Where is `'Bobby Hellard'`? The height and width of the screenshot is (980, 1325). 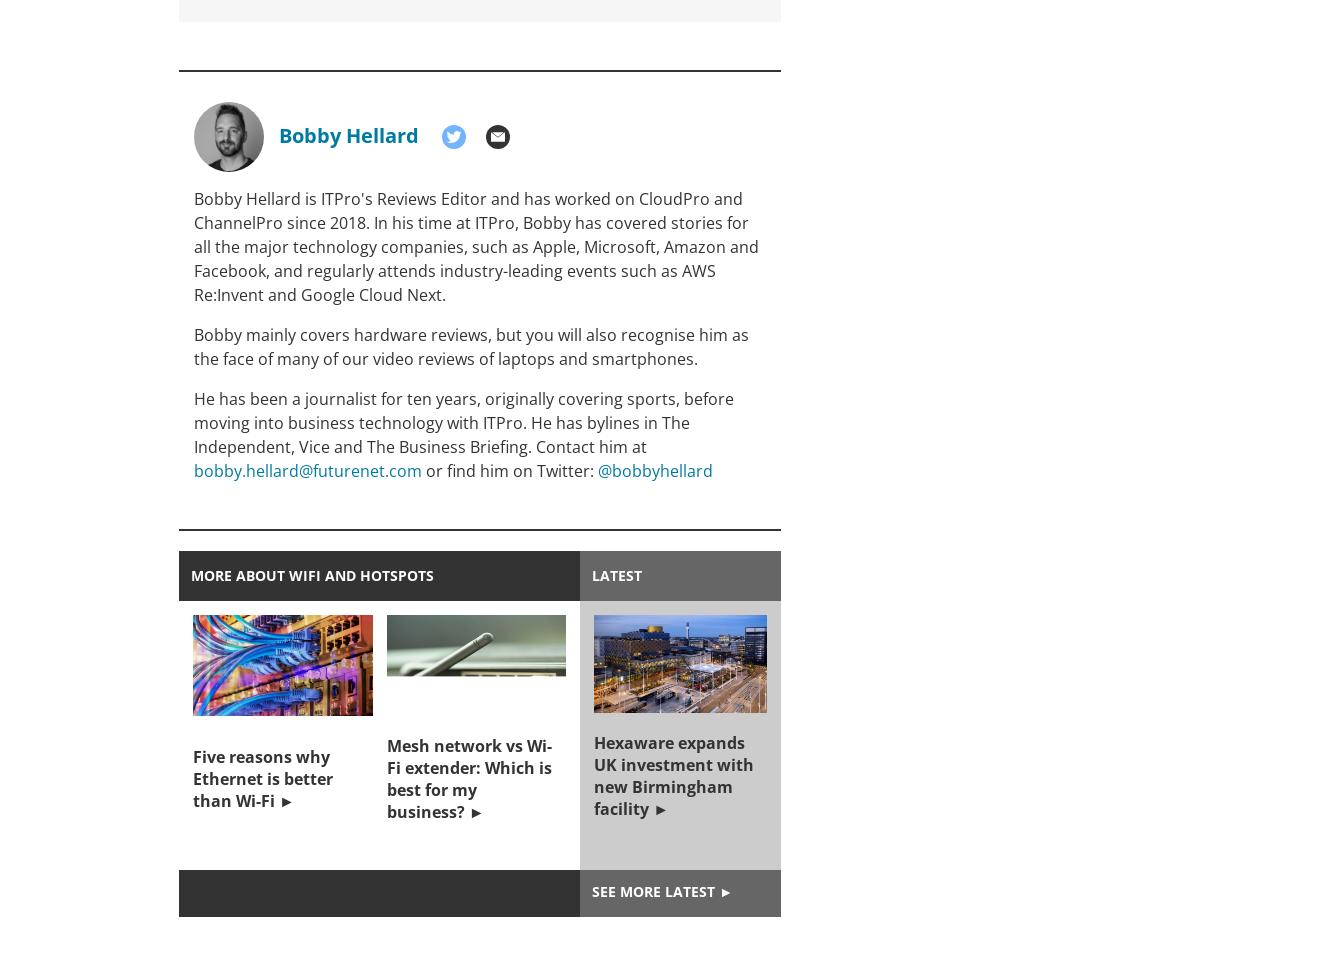
'Bobby Hellard' is located at coordinates (348, 135).